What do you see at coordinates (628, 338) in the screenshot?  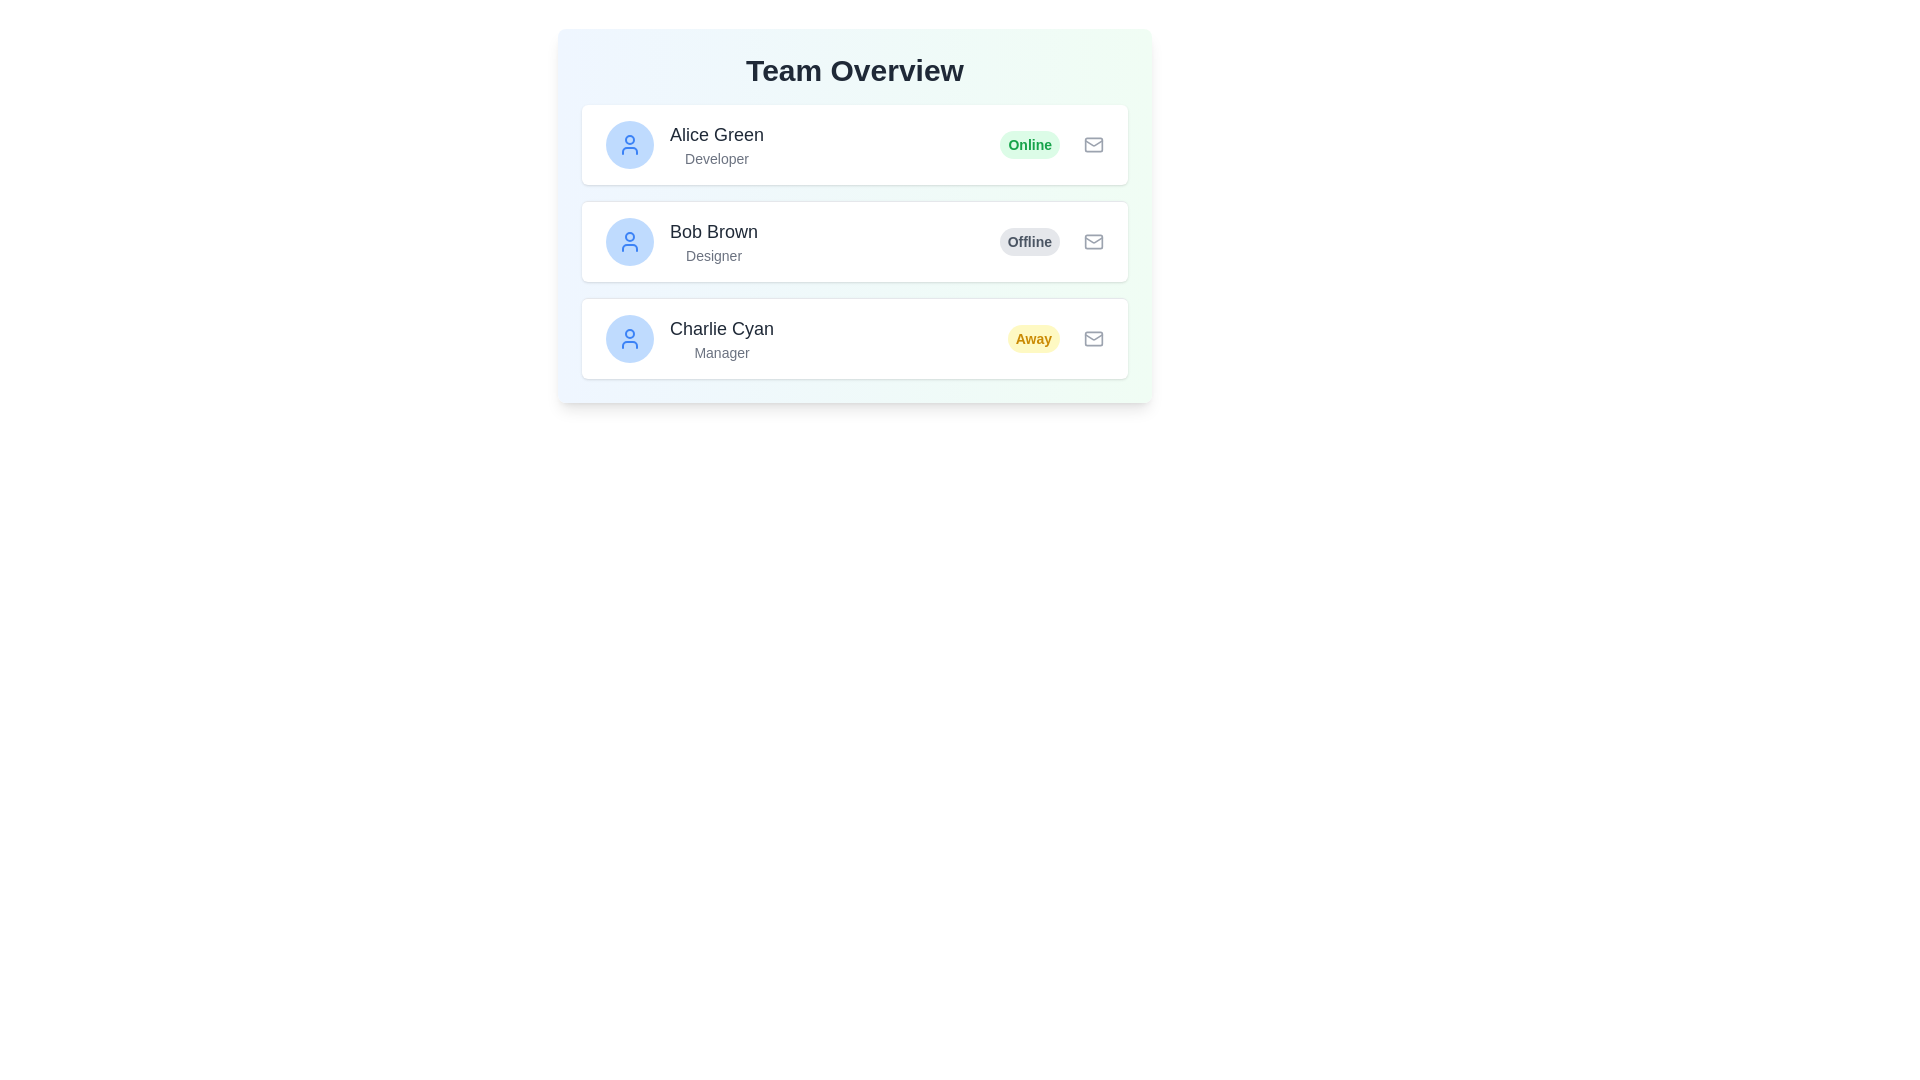 I see `the profile icon representing user 'Charlie Cyan', located in the leftmost position of the third record in the list, adjacent to the text 'Charlie Cyan - Manager'` at bounding box center [628, 338].